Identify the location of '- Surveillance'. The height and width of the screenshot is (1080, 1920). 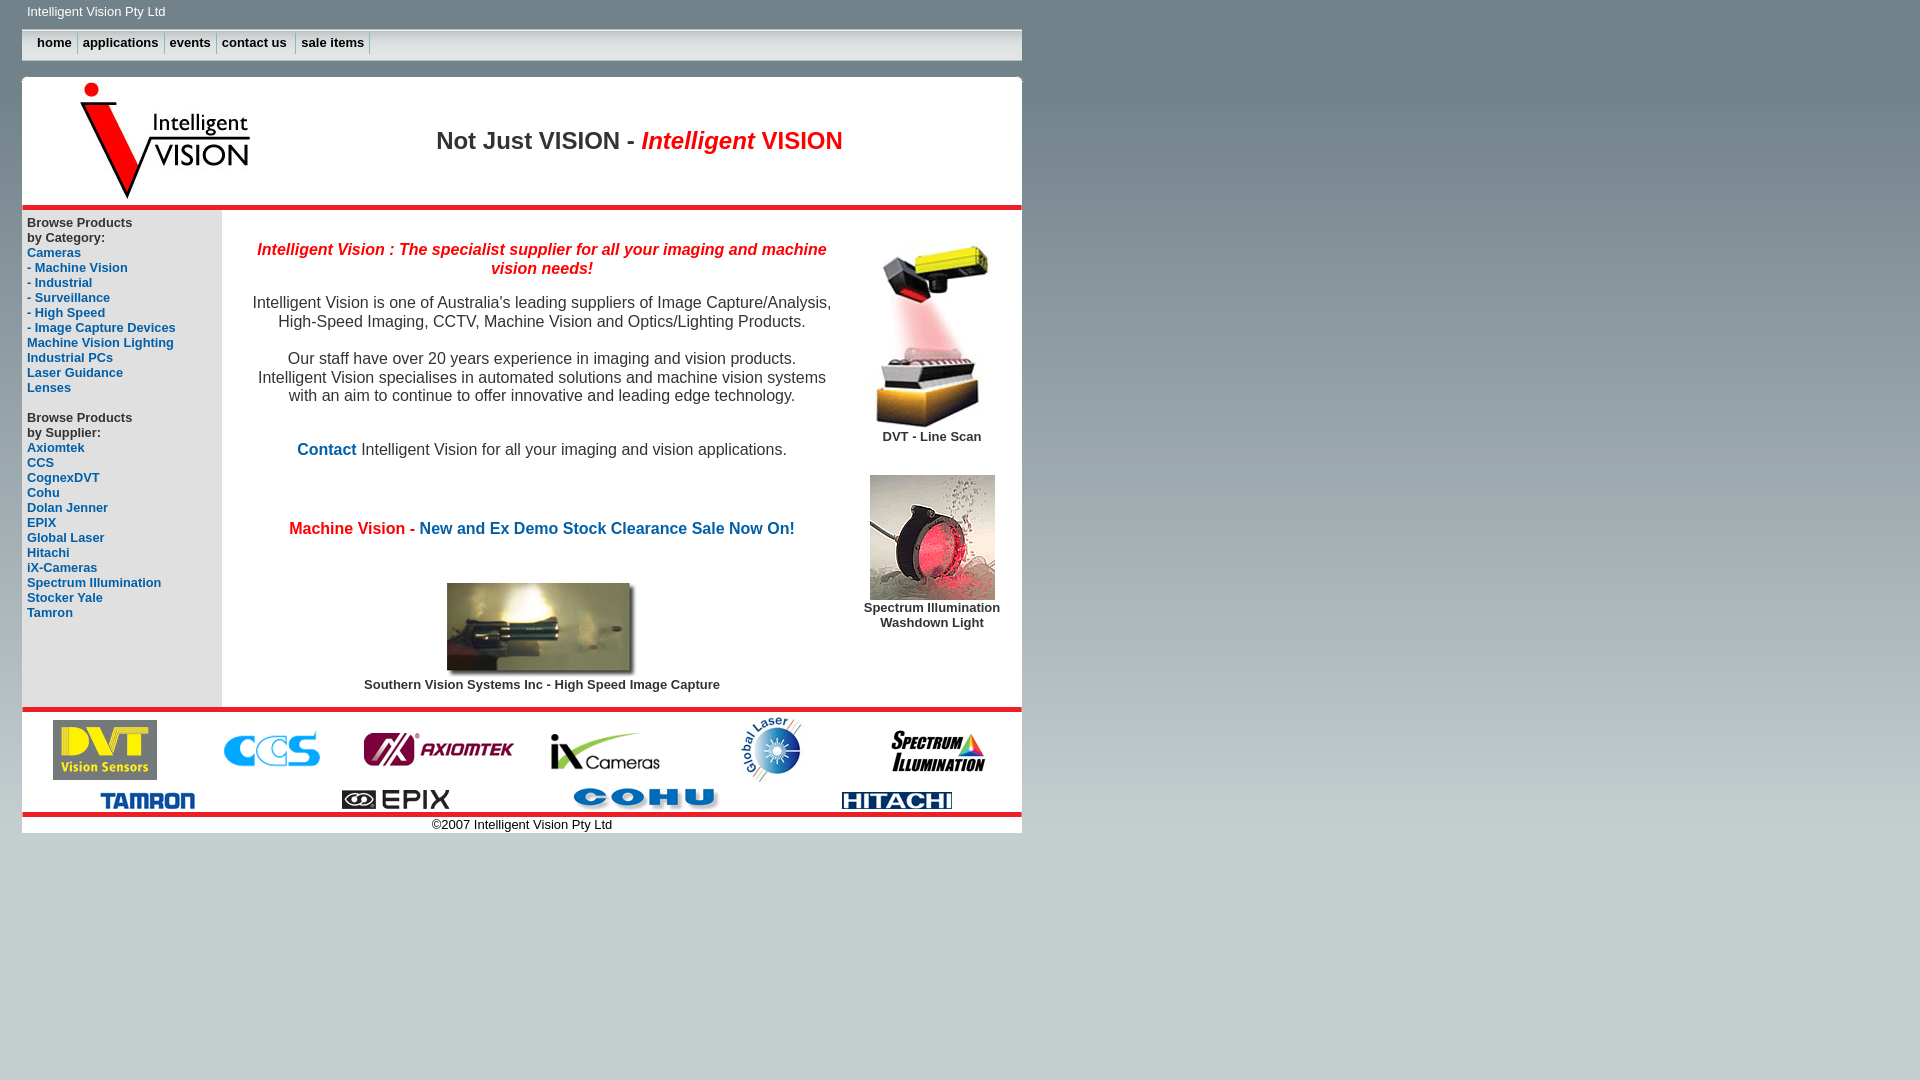
(68, 297).